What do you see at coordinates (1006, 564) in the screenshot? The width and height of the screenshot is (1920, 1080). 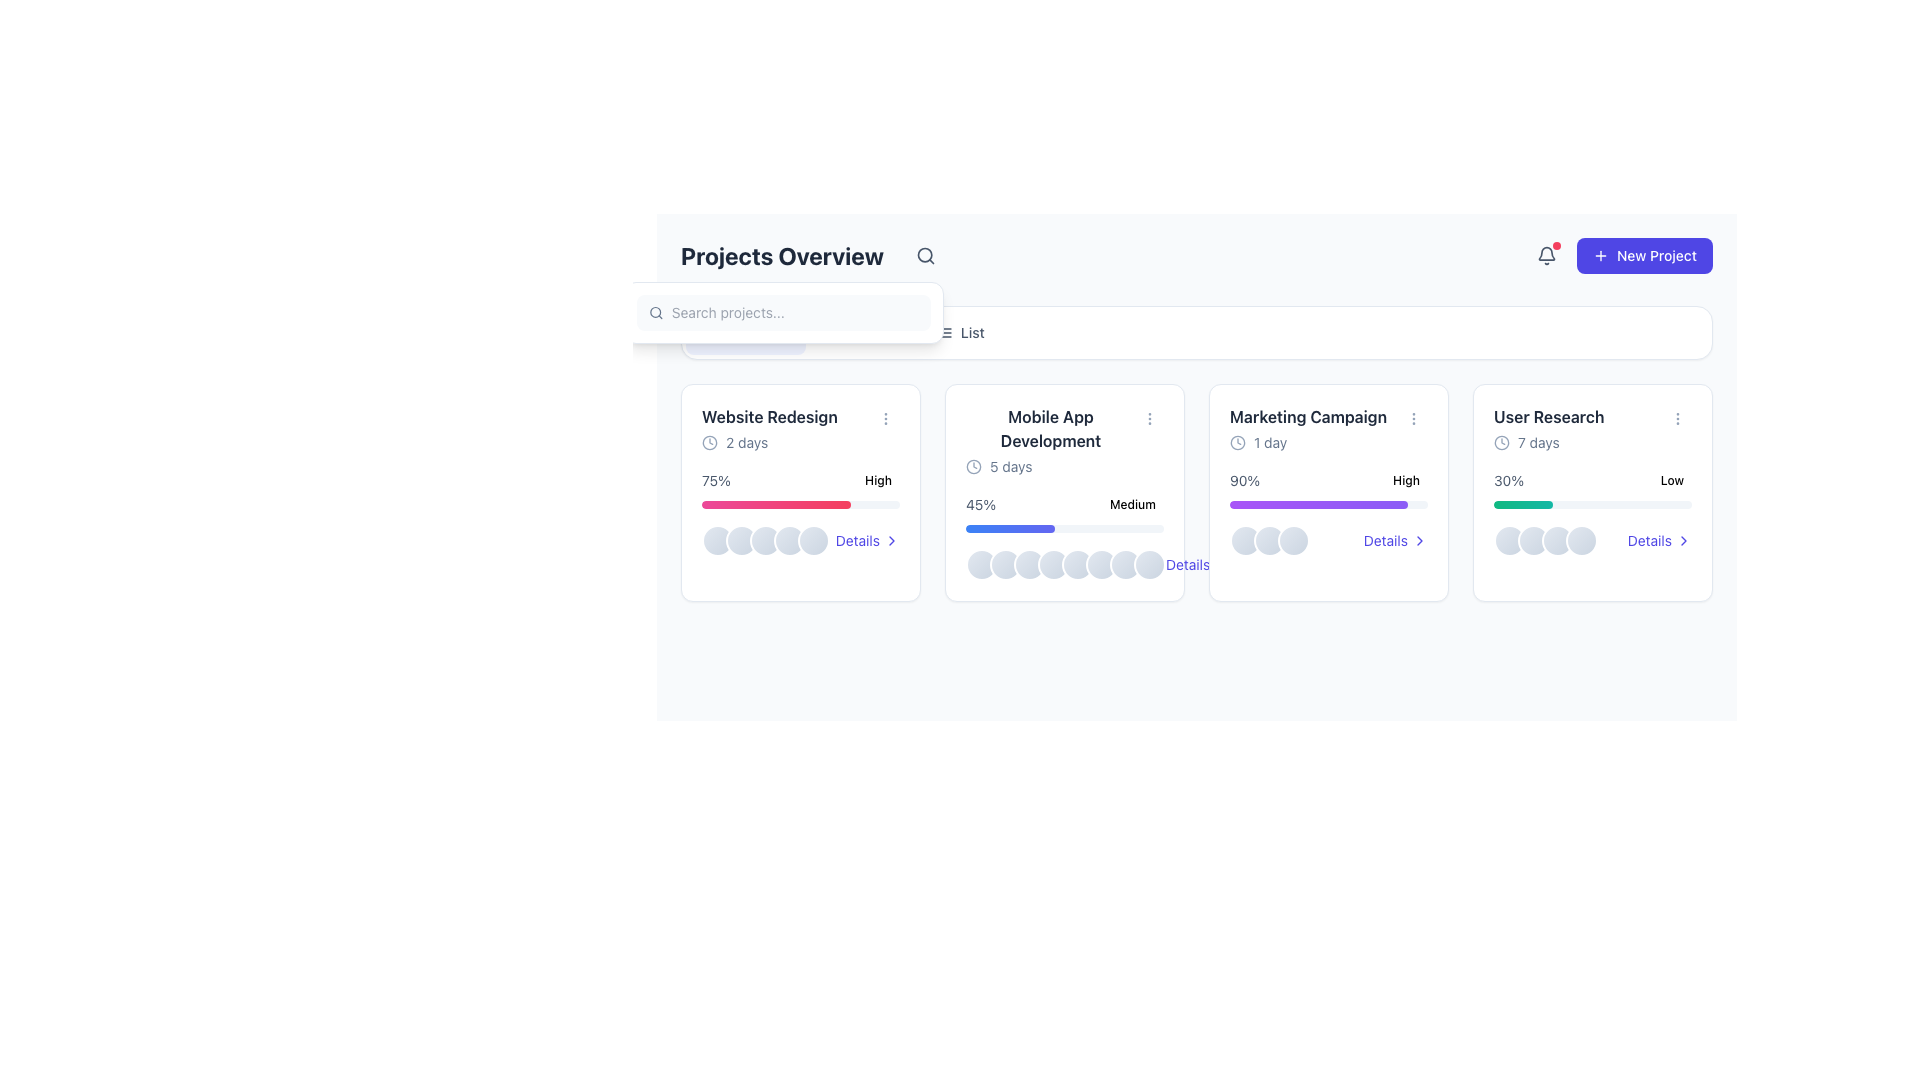 I see `the second circular indicator in the row beneath the 'Mobile App Development' card, which has a gradient background and a white outline` at bounding box center [1006, 564].